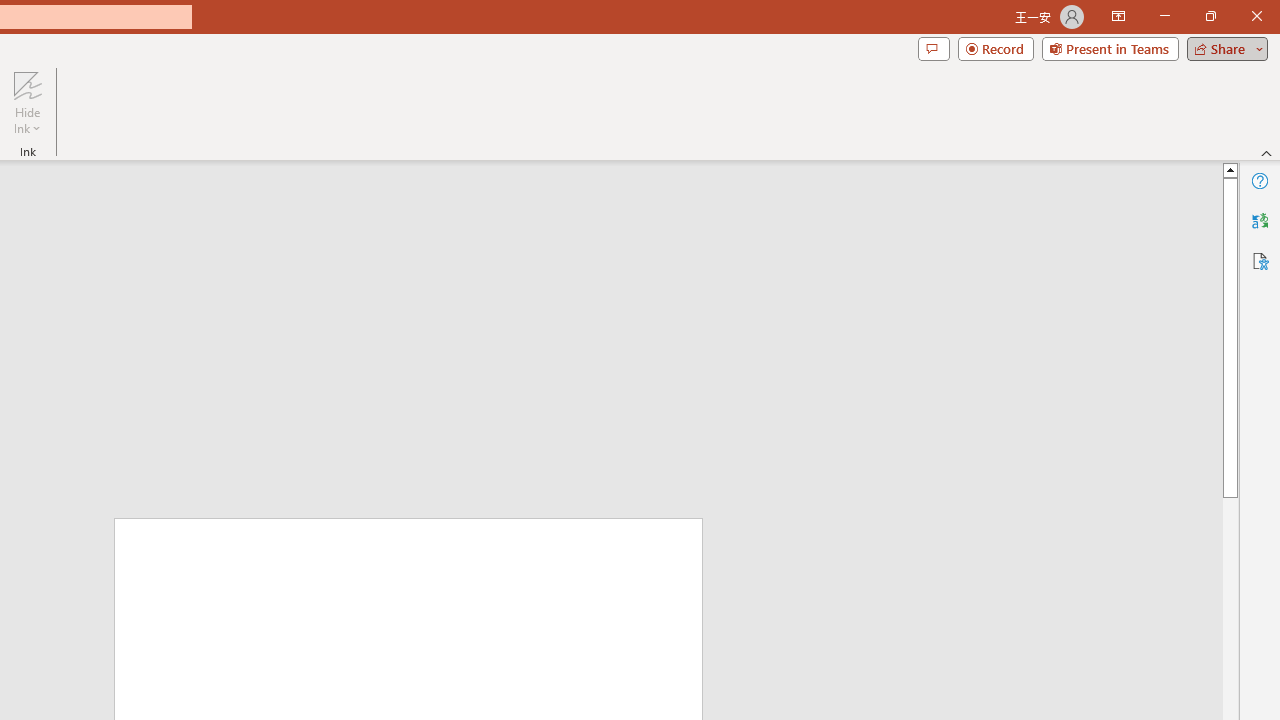 The height and width of the screenshot is (720, 1280). Describe the element at coordinates (1259, 221) in the screenshot. I see `'Translator'` at that location.